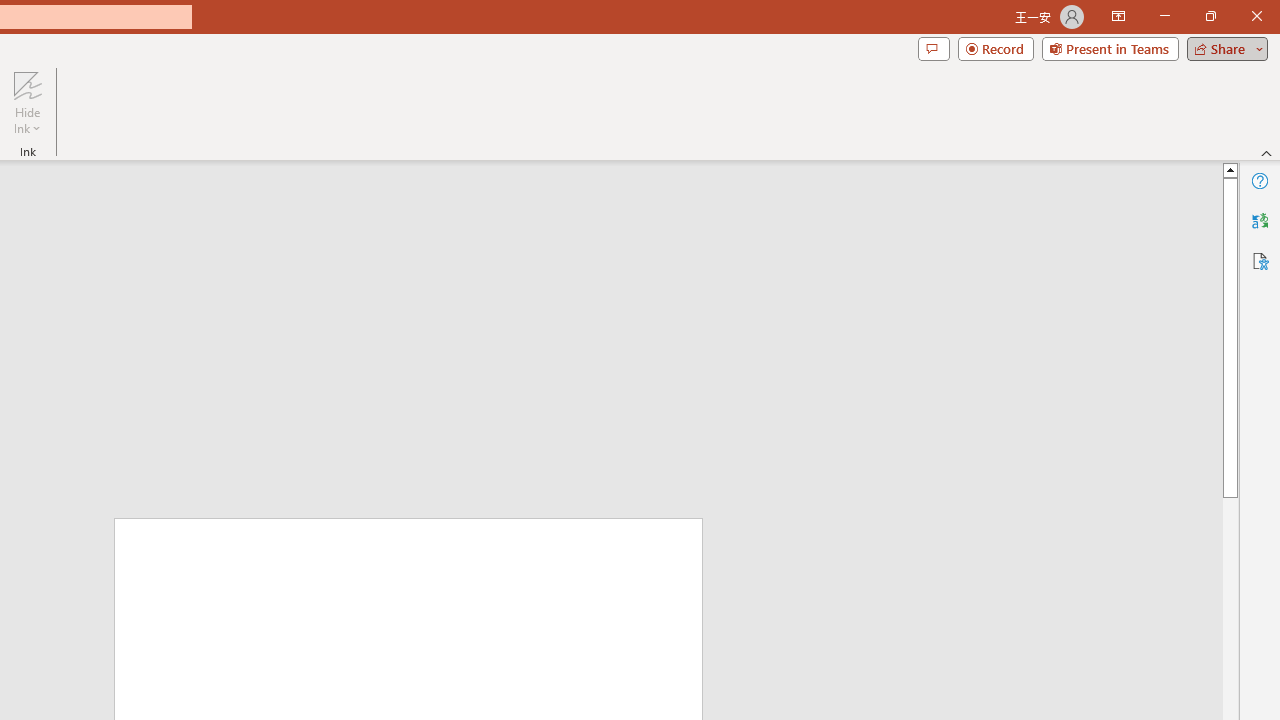 The height and width of the screenshot is (720, 1280). Describe the element at coordinates (1259, 221) in the screenshot. I see `'Translator'` at that location.